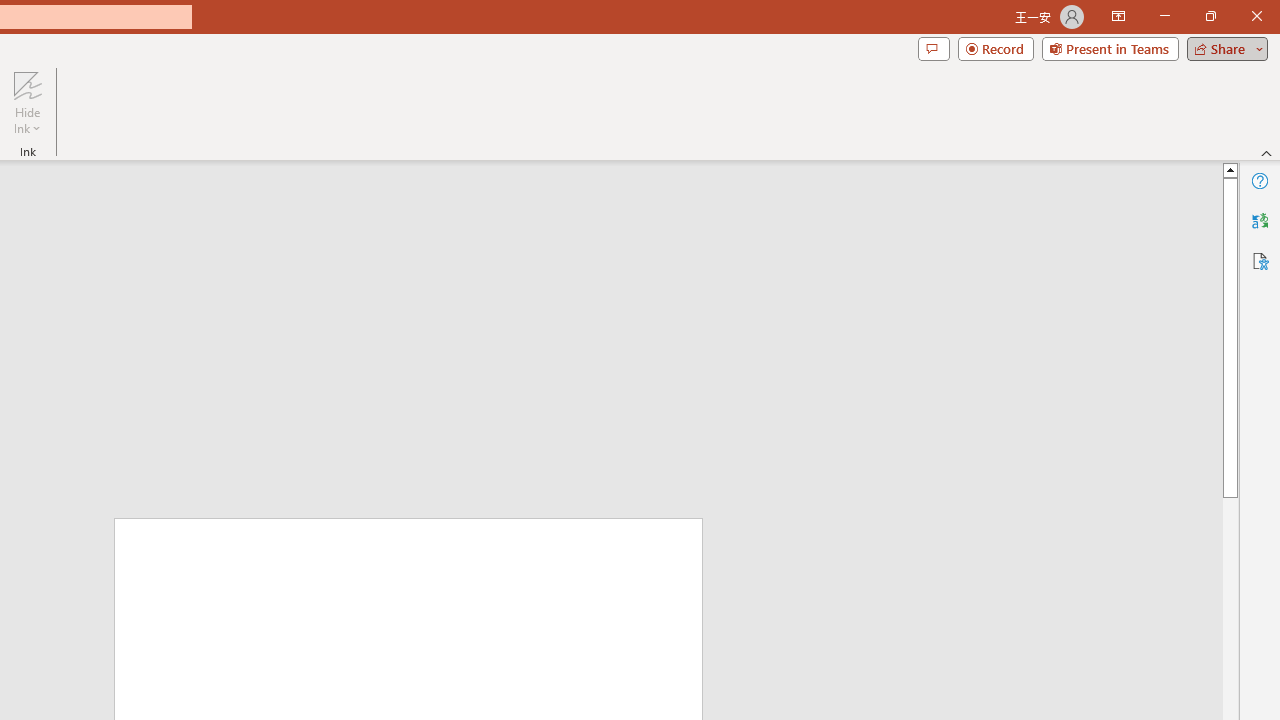 The height and width of the screenshot is (720, 1280). Describe the element at coordinates (1259, 221) in the screenshot. I see `'Translator'` at that location.